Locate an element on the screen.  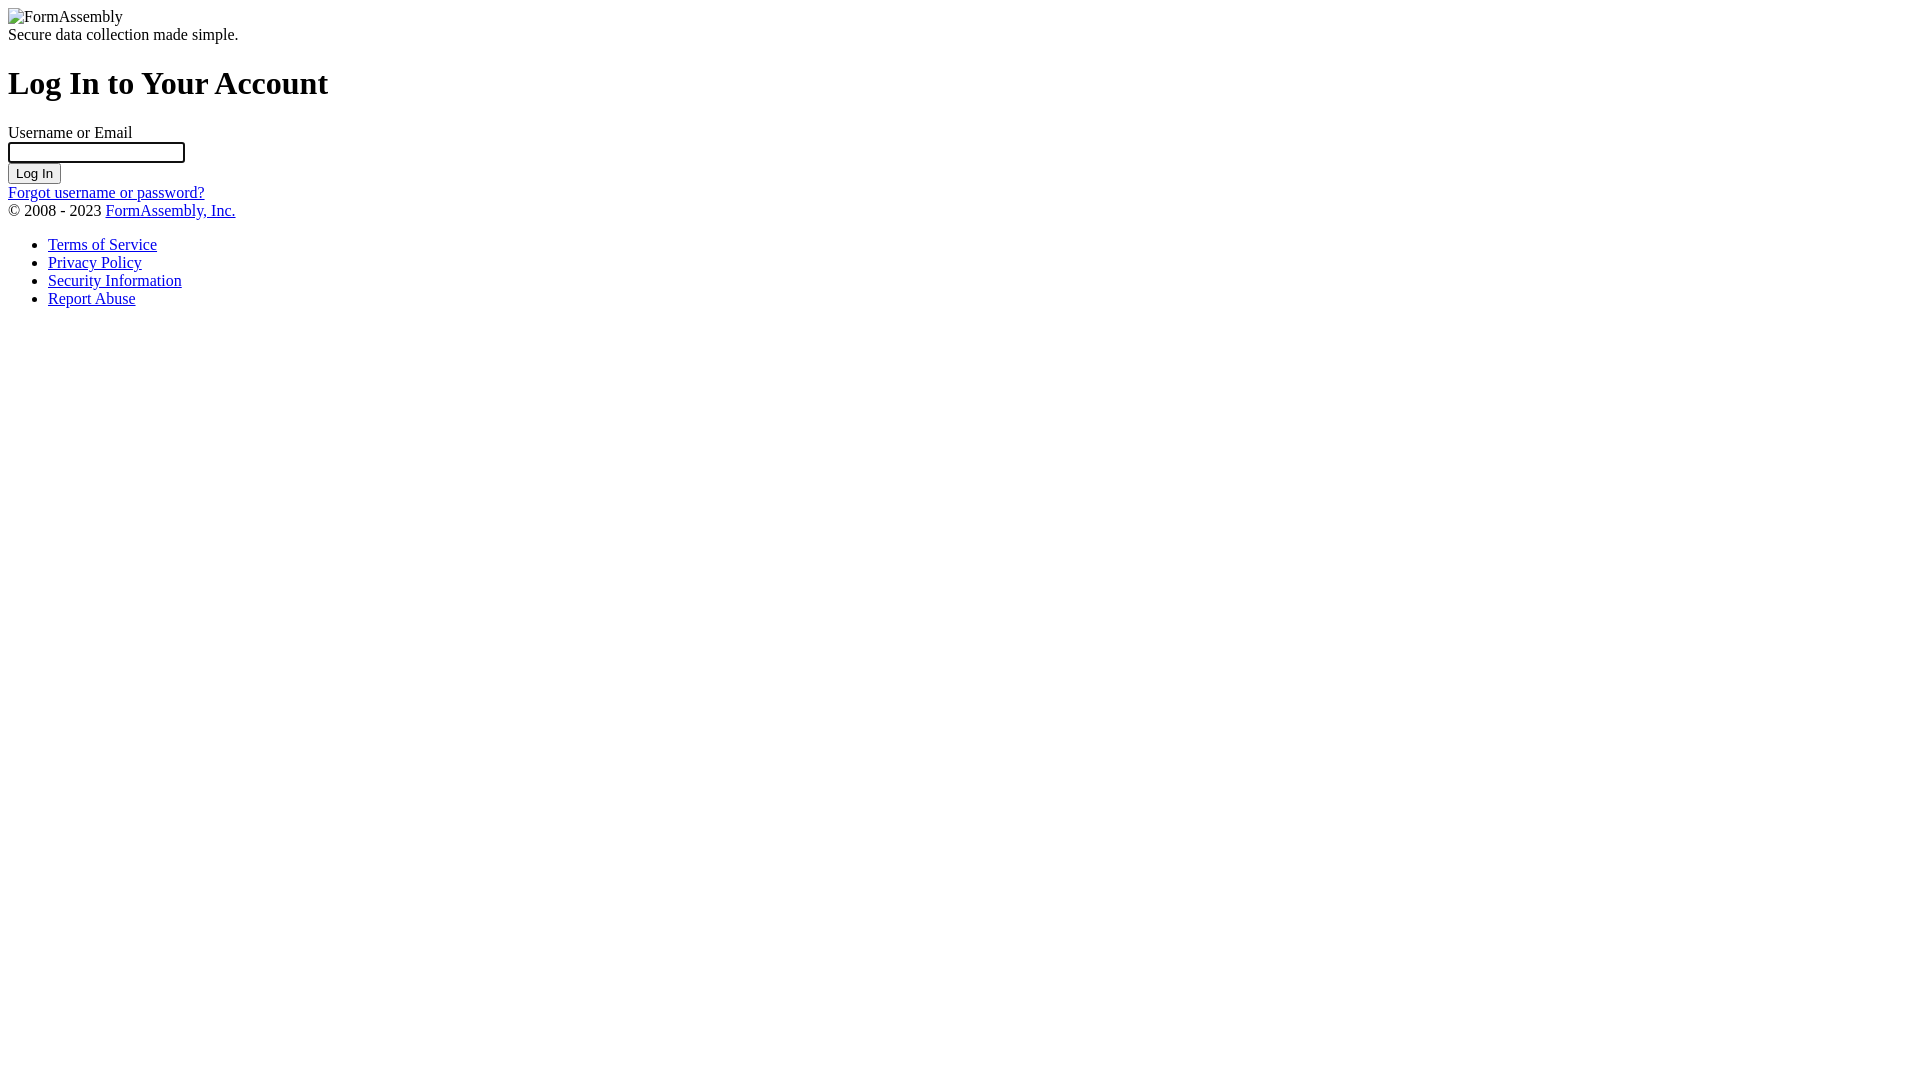
'Forgot username or password?' is located at coordinates (8, 192).